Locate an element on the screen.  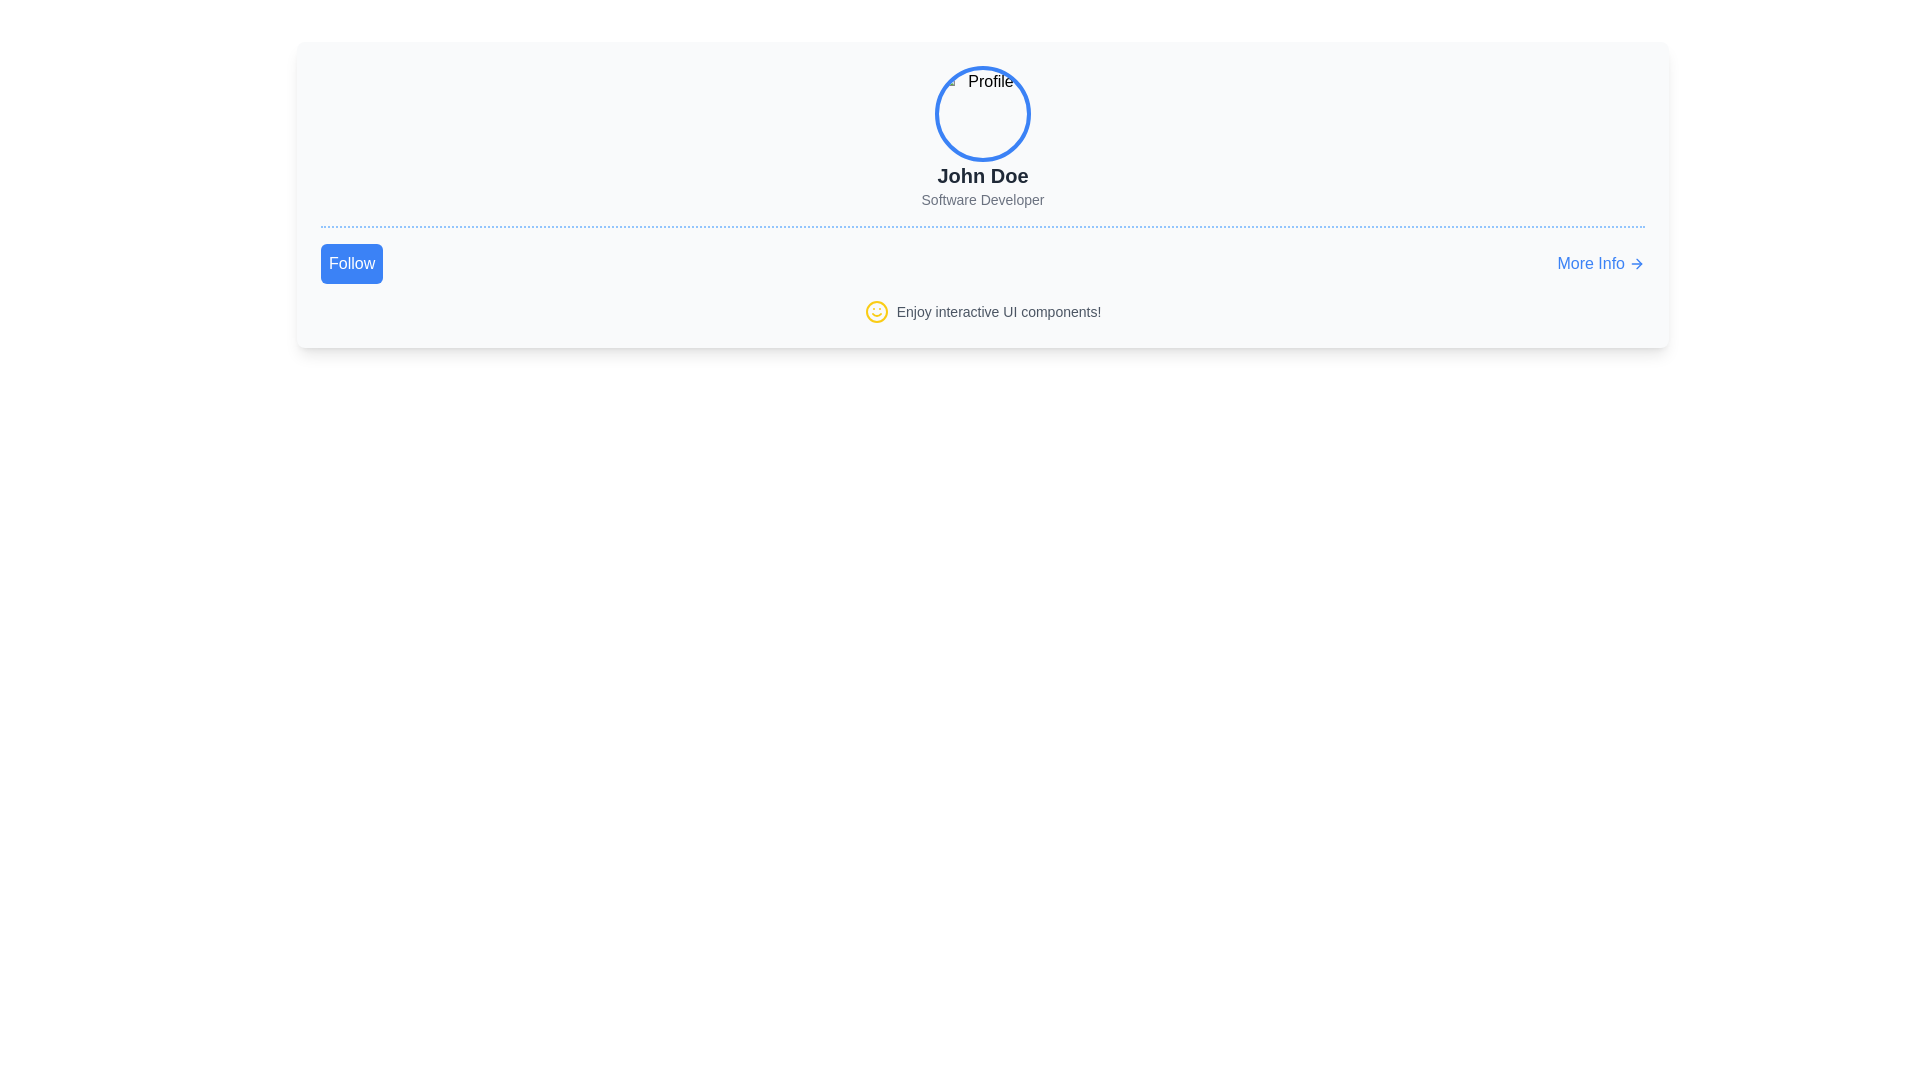
the 'Follow' button, which is a blue rectangular button with rounded corners and white text, to observe visual style changes is located at coordinates (352, 262).